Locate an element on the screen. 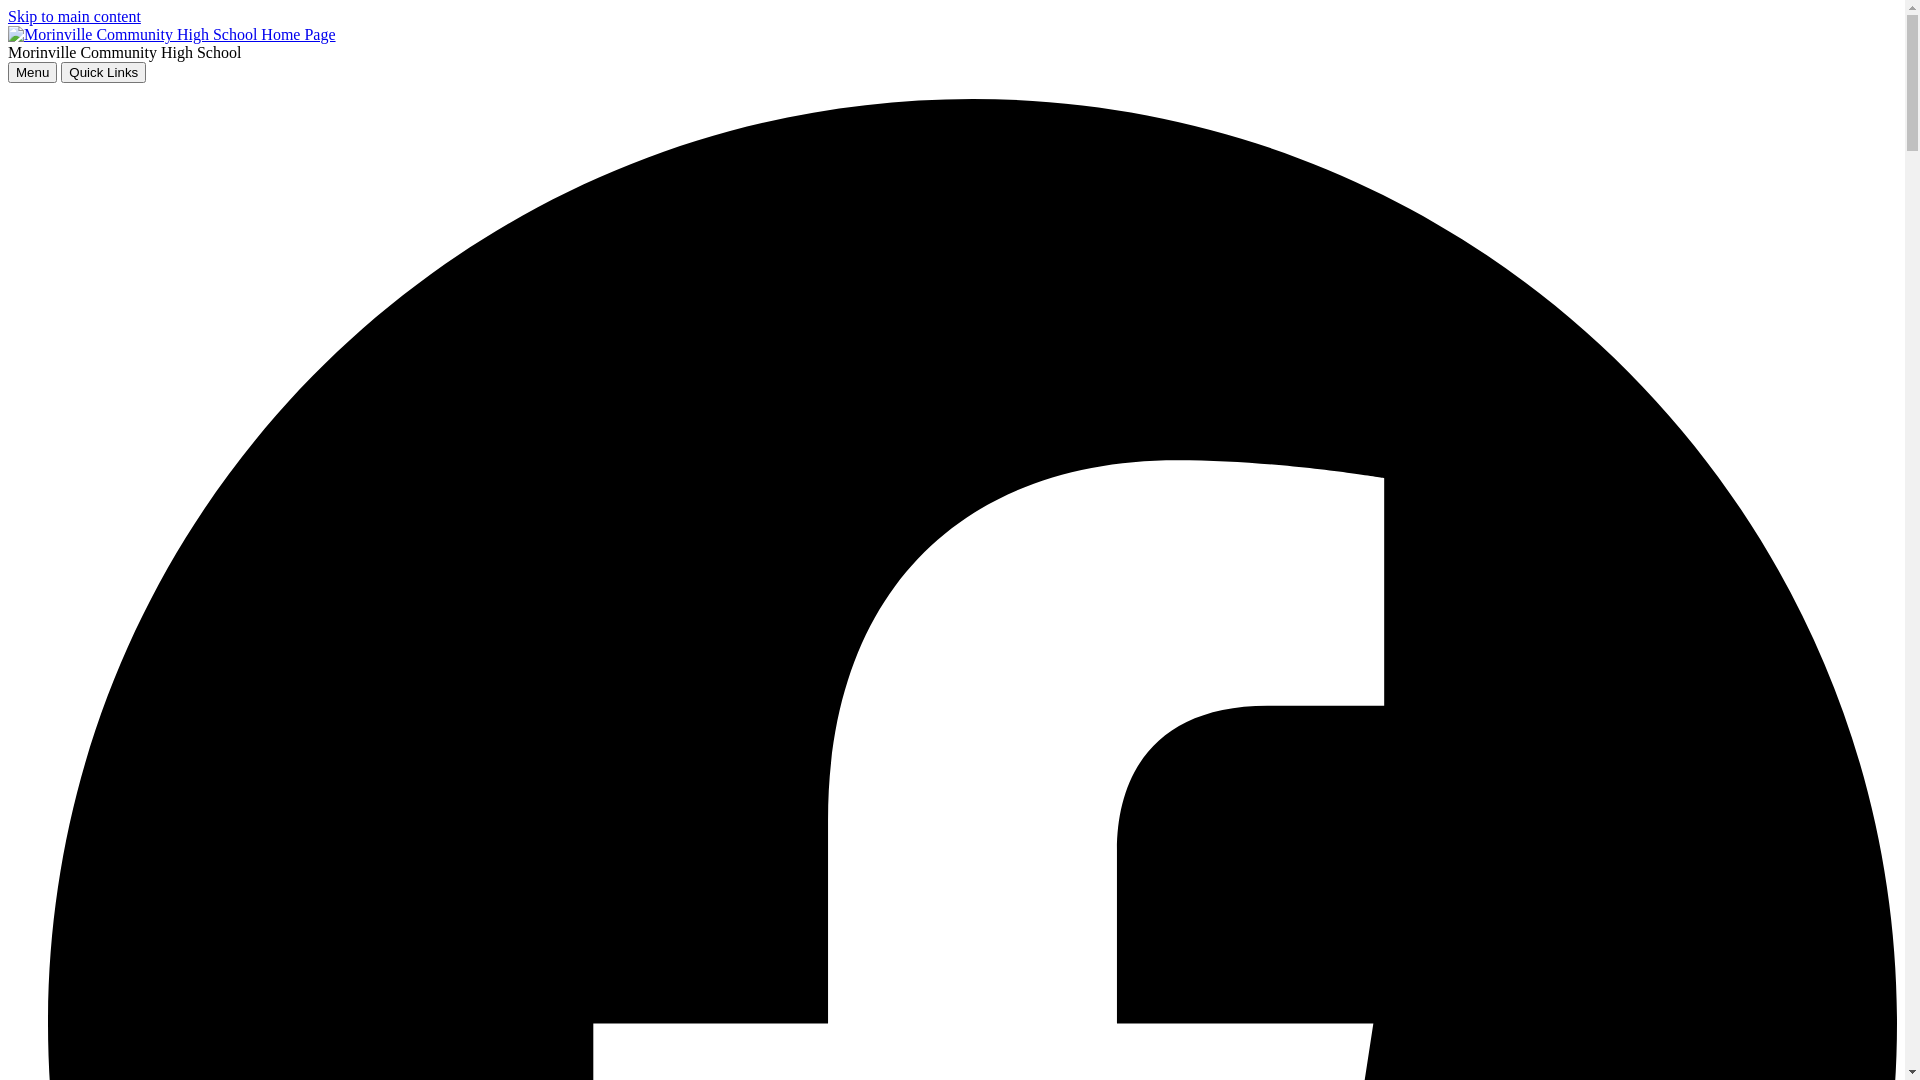  'home' is located at coordinates (172, 34).